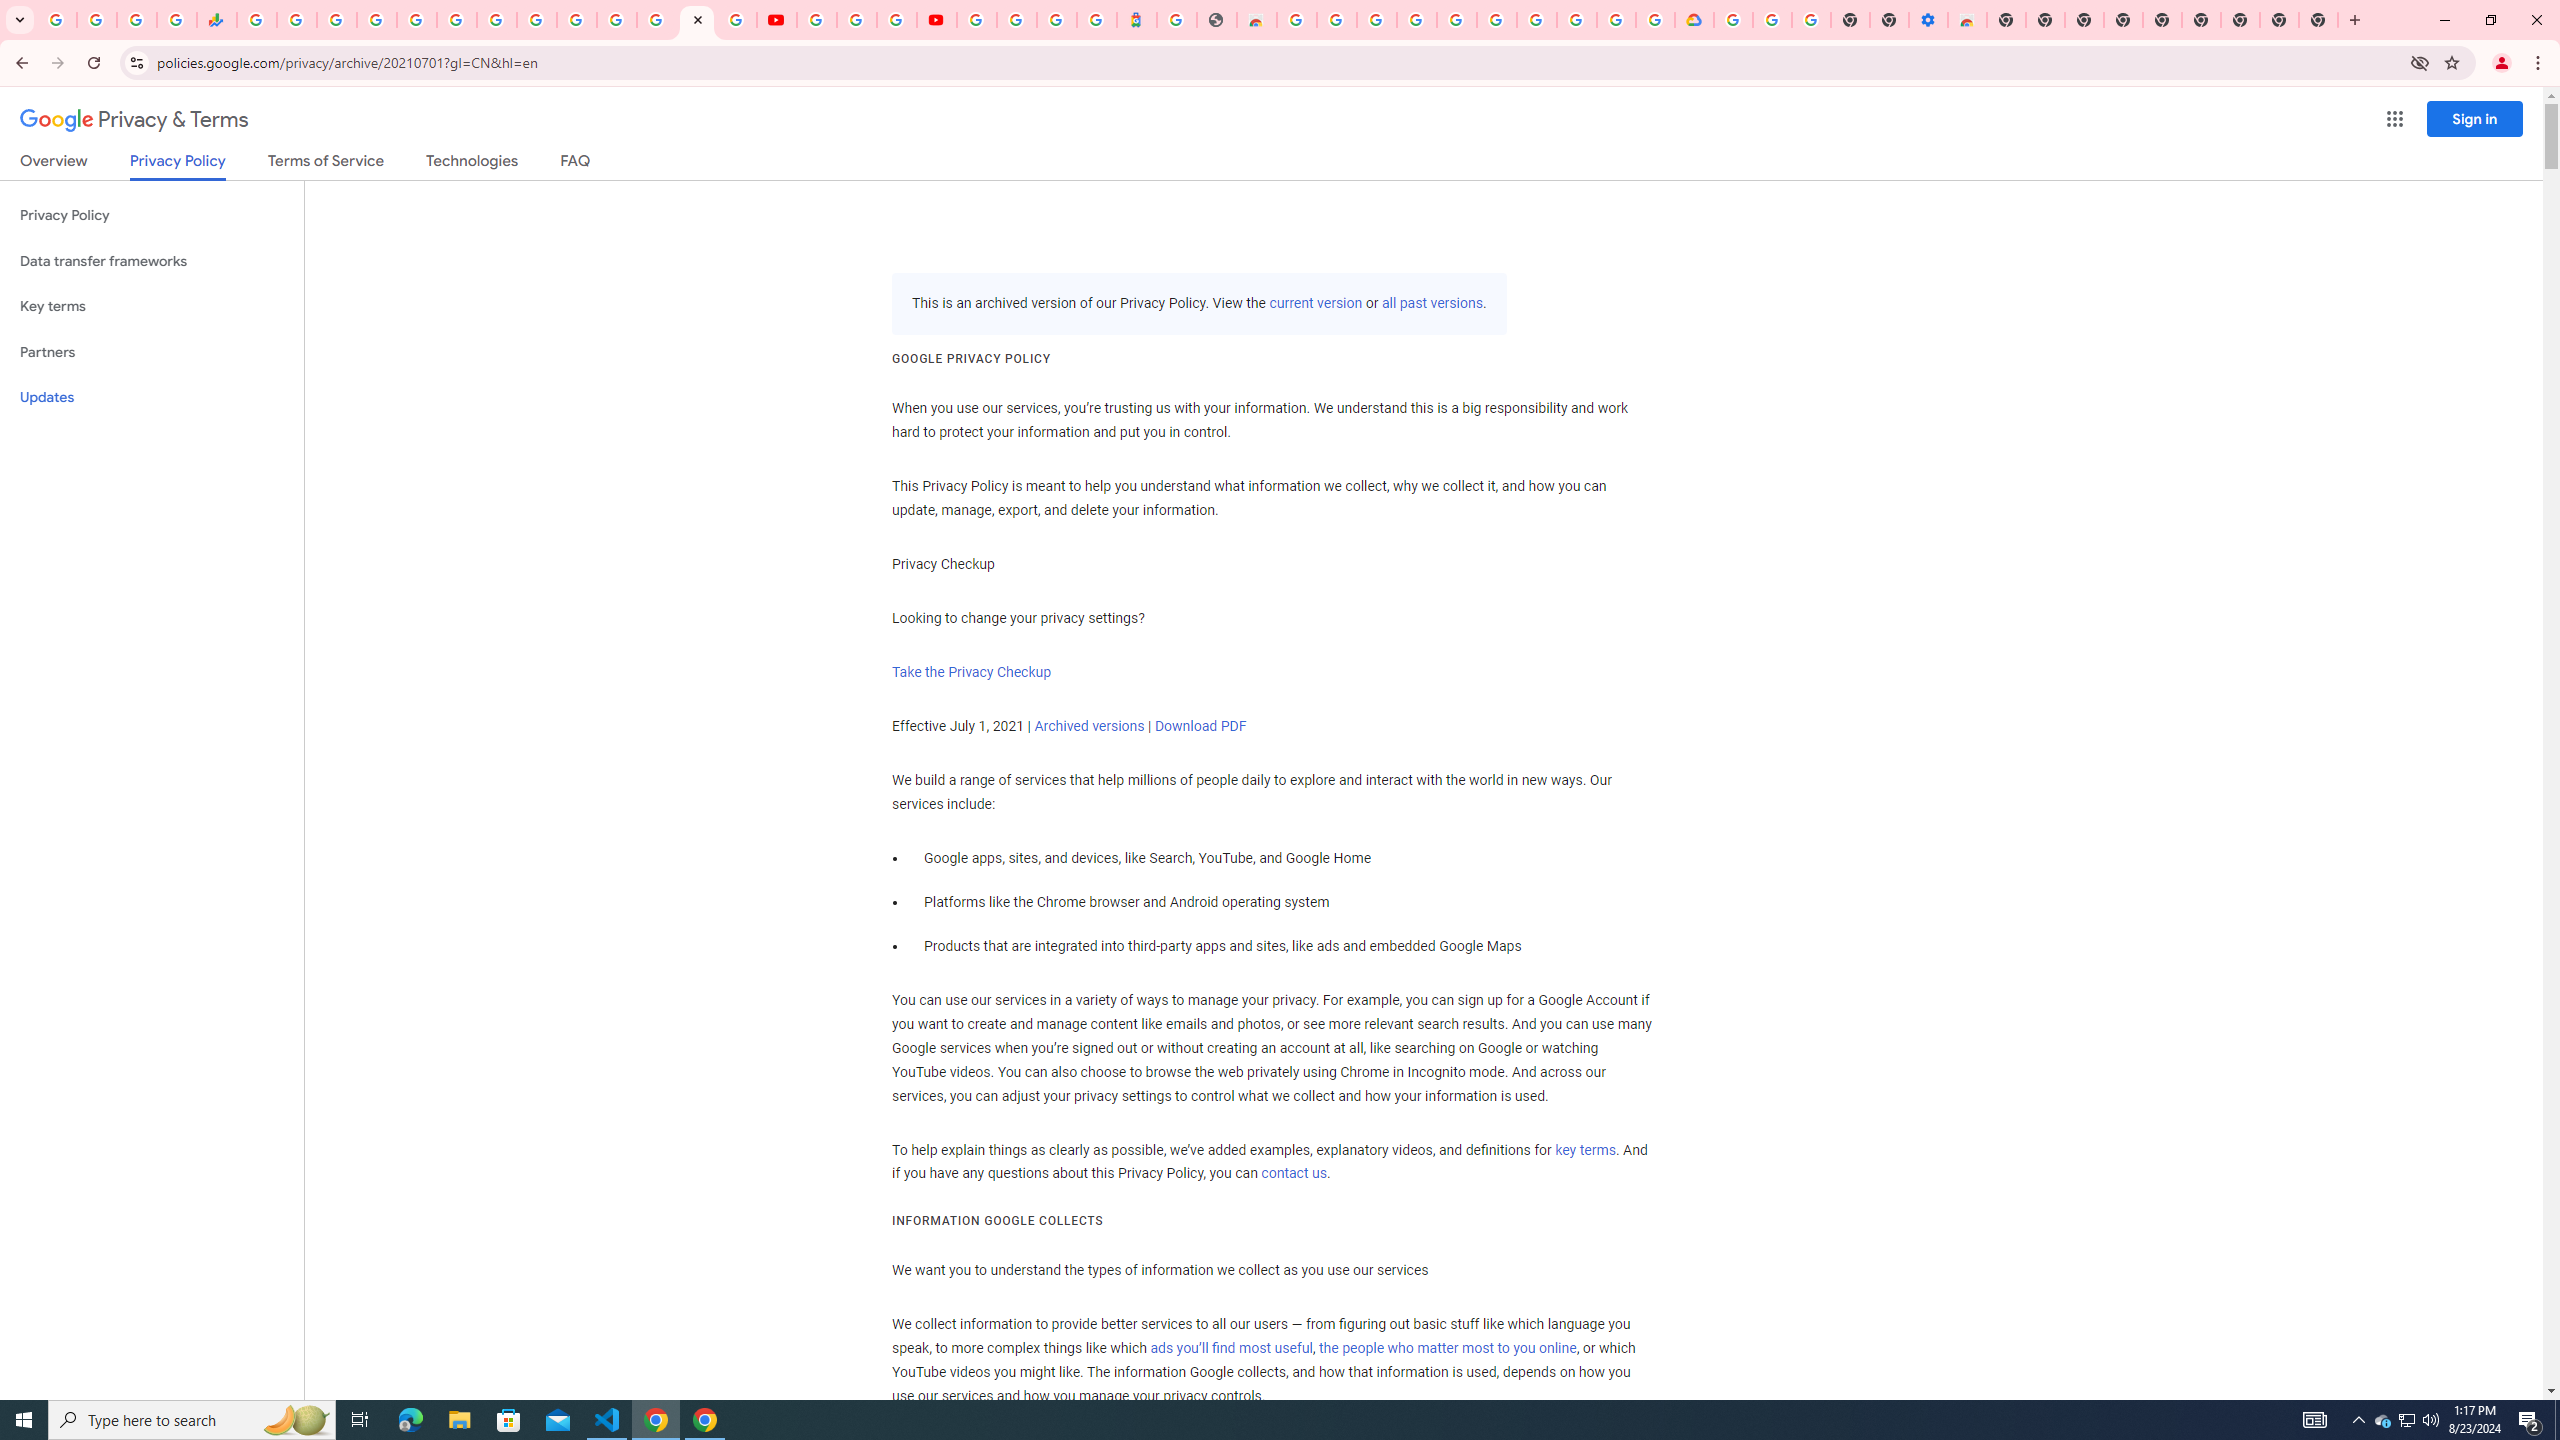 The height and width of the screenshot is (1440, 2560). What do you see at coordinates (1655, 19) in the screenshot?
I see `'Browse the Google Chrome Community - Google Chrome Community'` at bounding box center [1655, 19].